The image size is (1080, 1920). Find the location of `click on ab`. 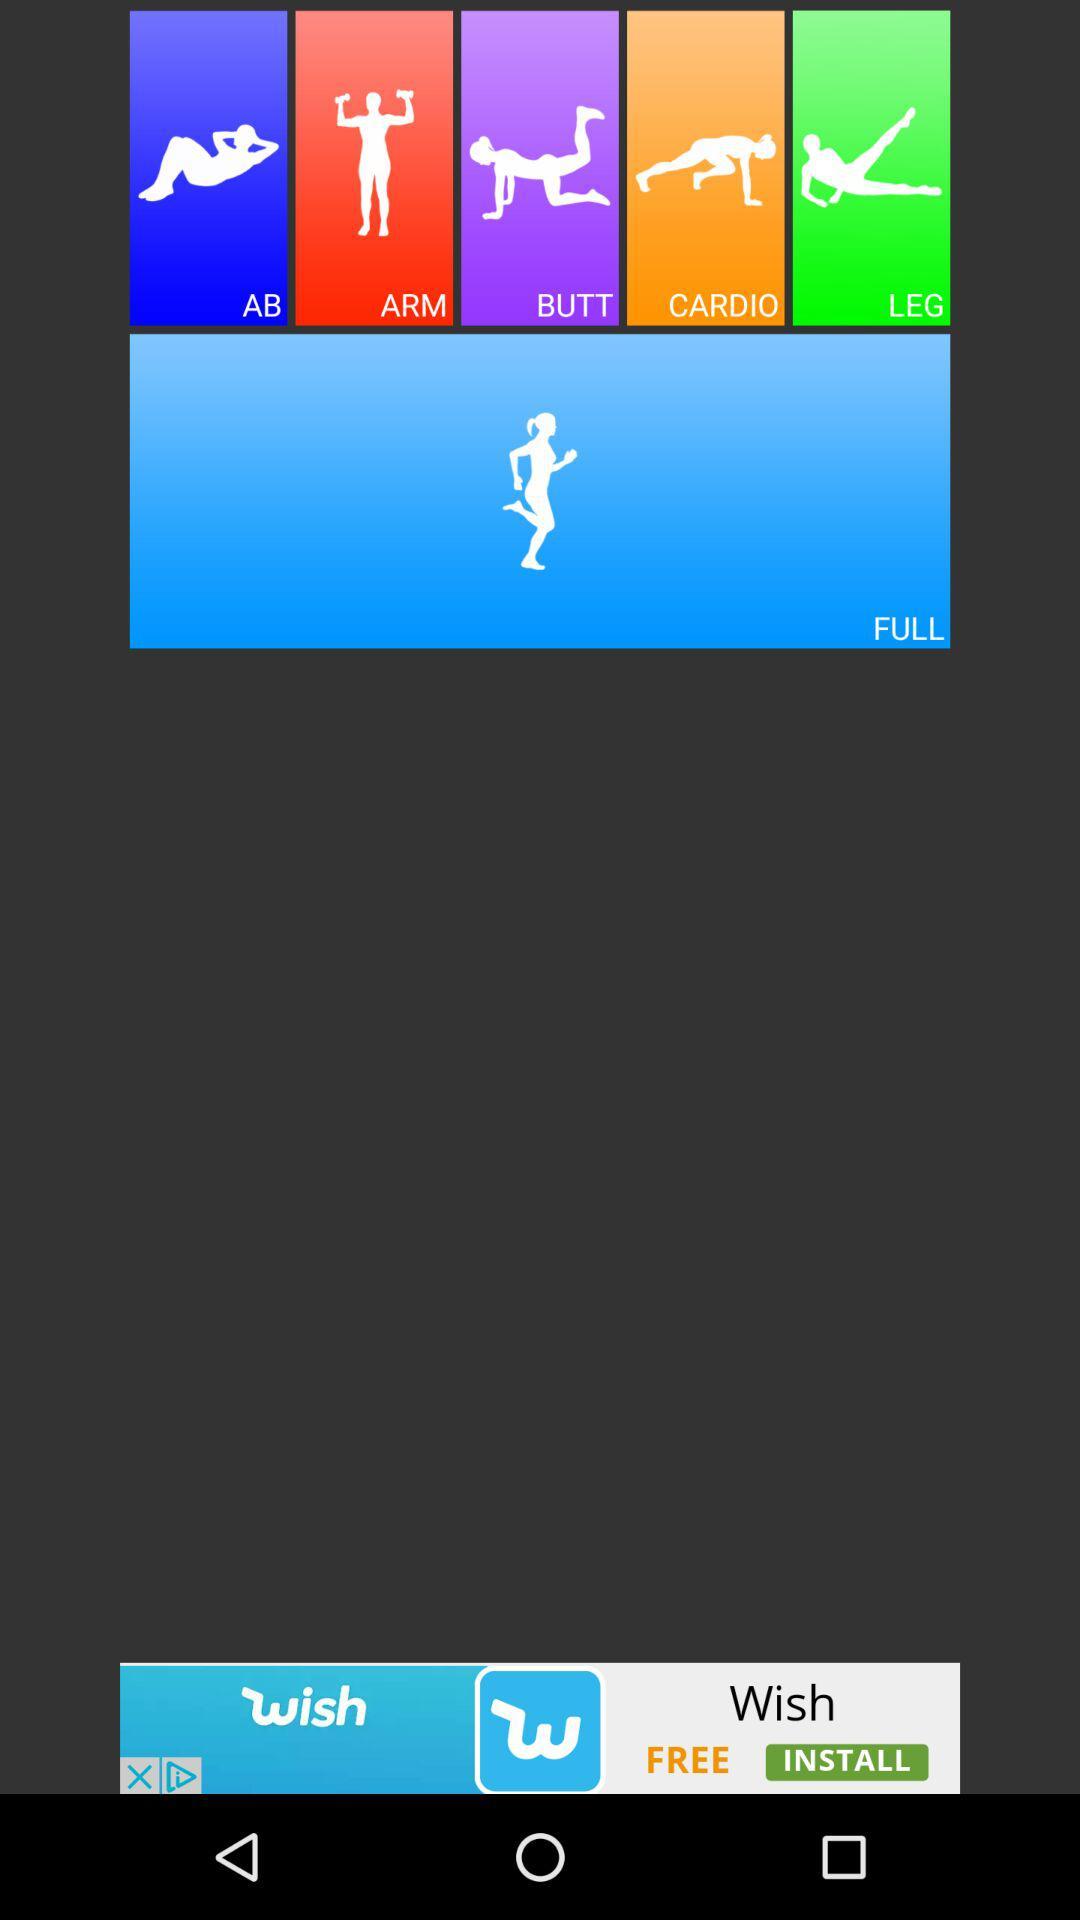

click on ab is located at coordinates (208, 168).